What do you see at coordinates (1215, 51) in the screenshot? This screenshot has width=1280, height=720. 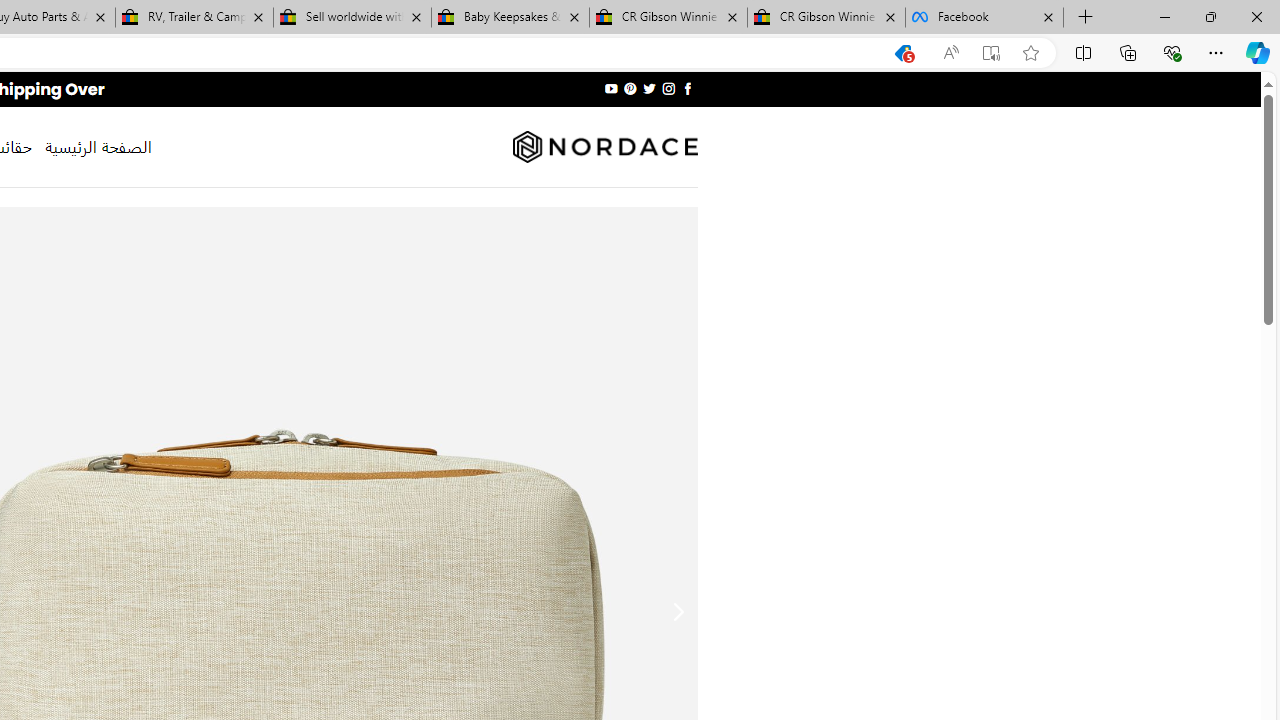 I see `'Settings and more (Alt+F)'` at bounding box center [1215, 51].